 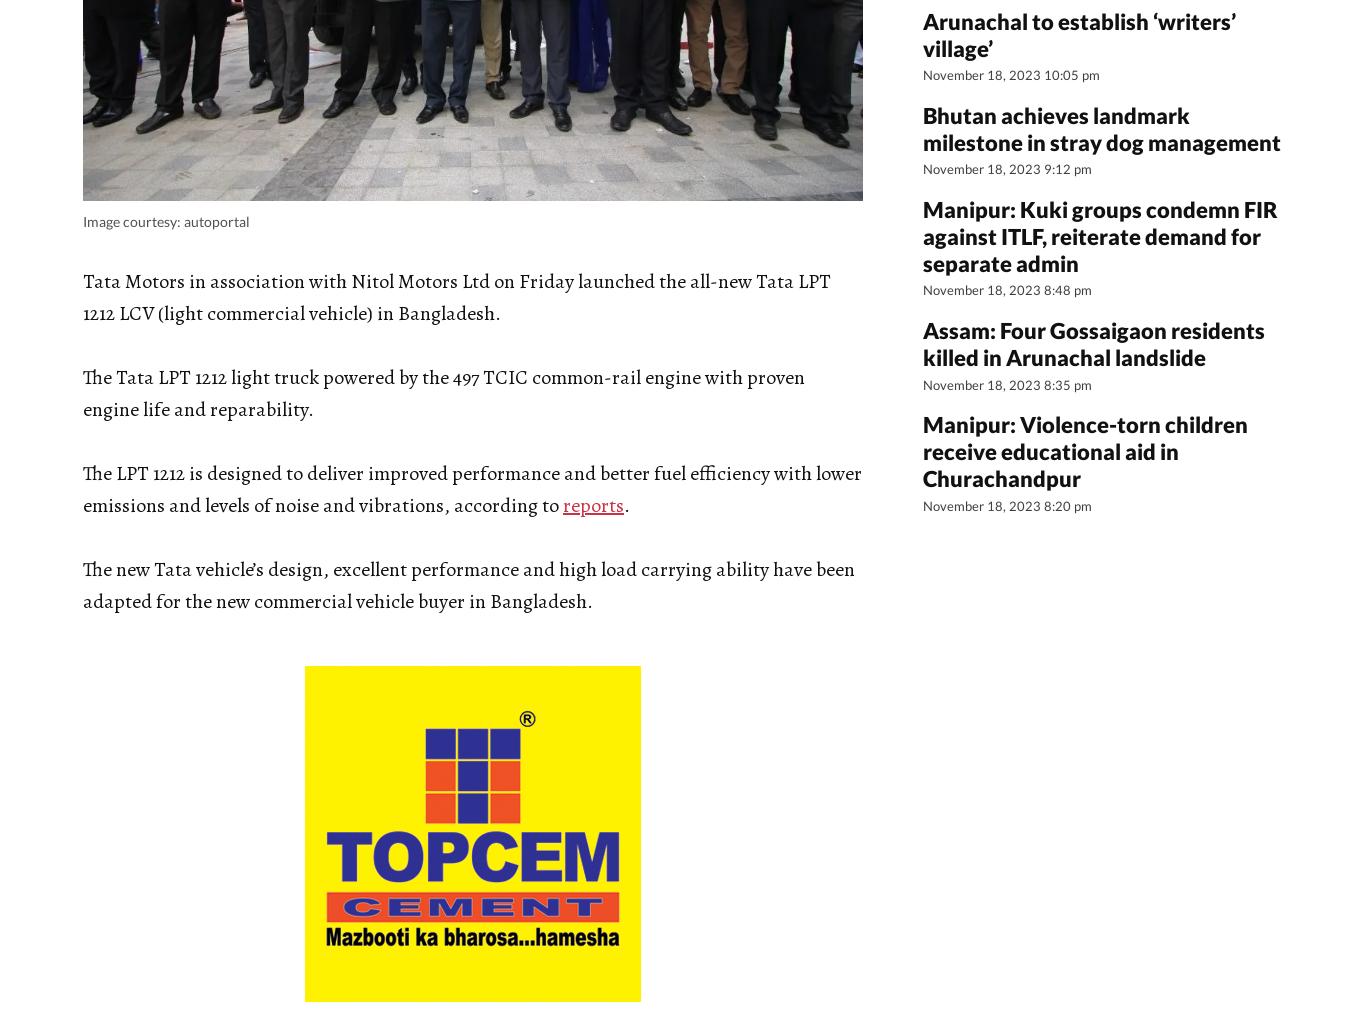 What do you see at coordinates (1007, 169) in the screenshot?
I see `'November 18, 2023 9:12 pm'` at bounding box center [1007, 169].